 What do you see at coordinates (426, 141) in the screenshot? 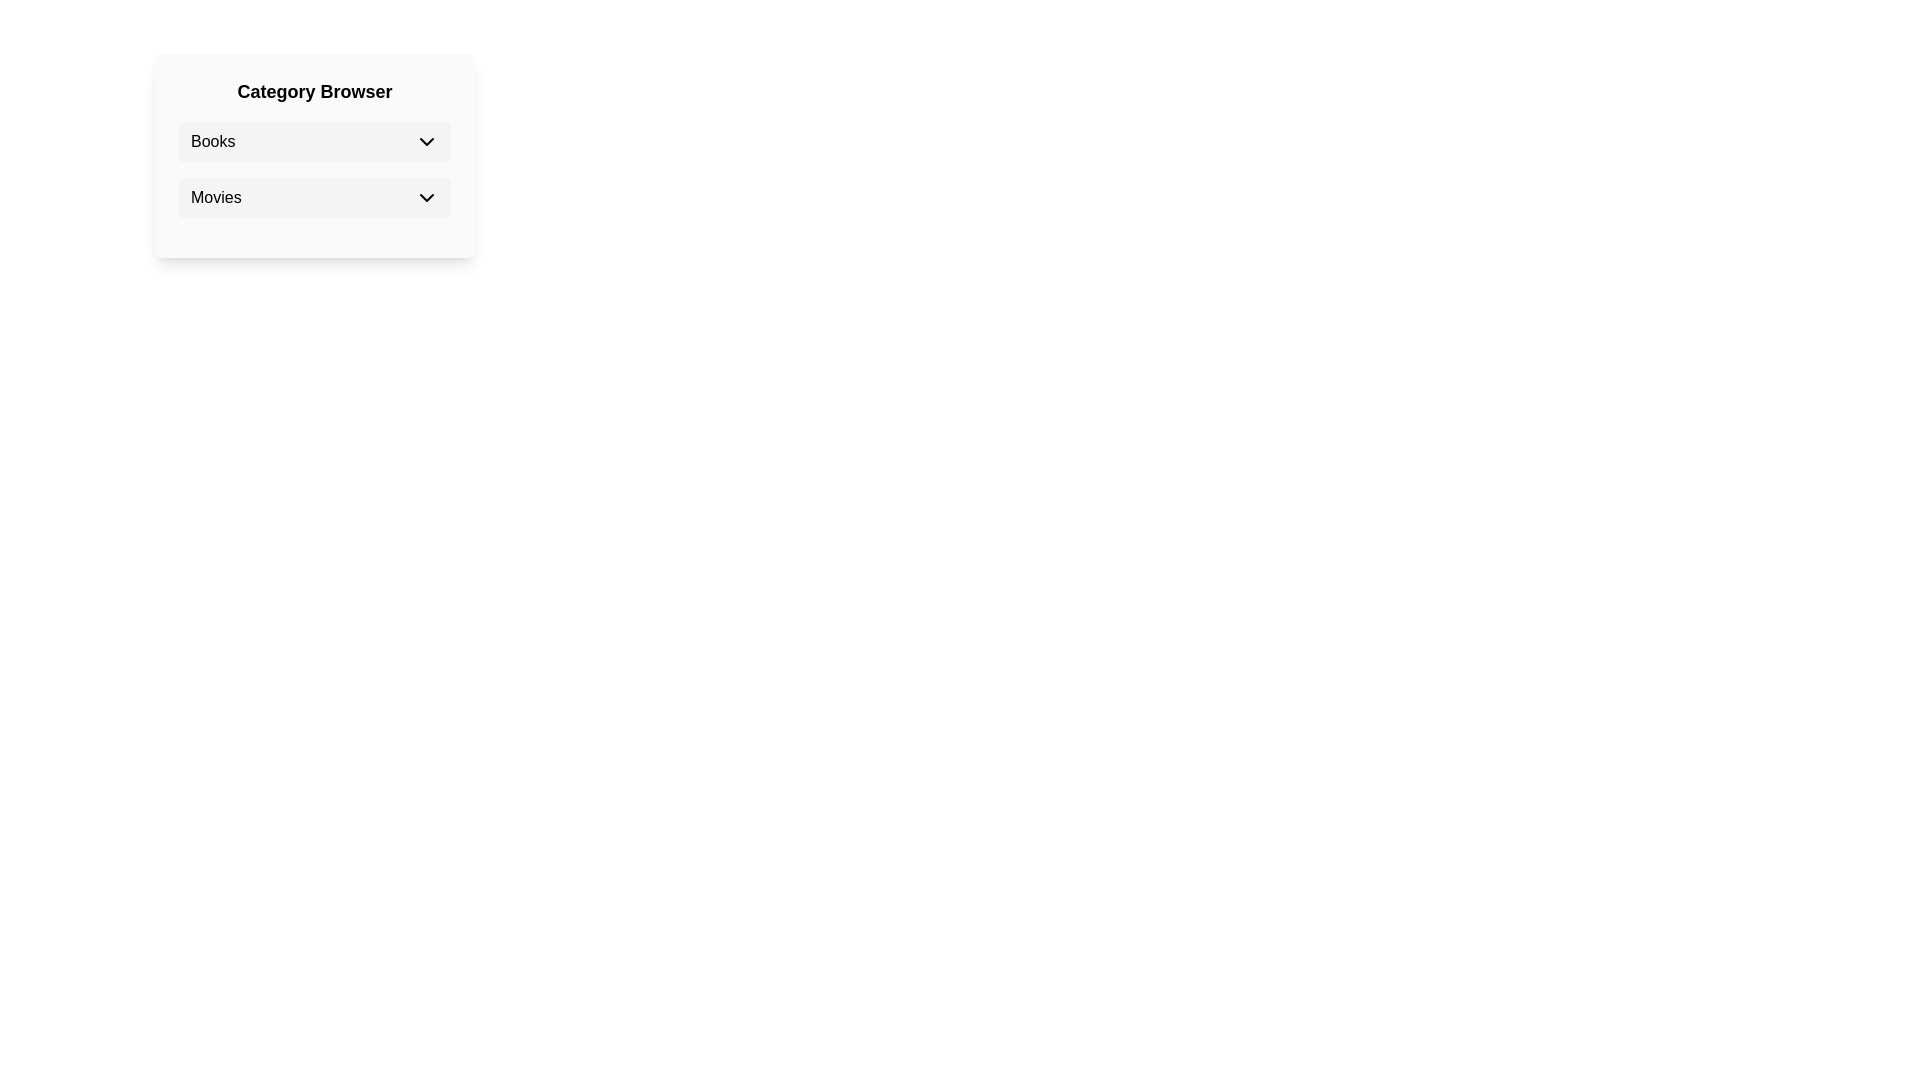
I see `the downward-pointing chevron icon of the Dropdown indicator located to the right of the 'Books' label within the Category Browser interface` at bounding box center [426, 141].